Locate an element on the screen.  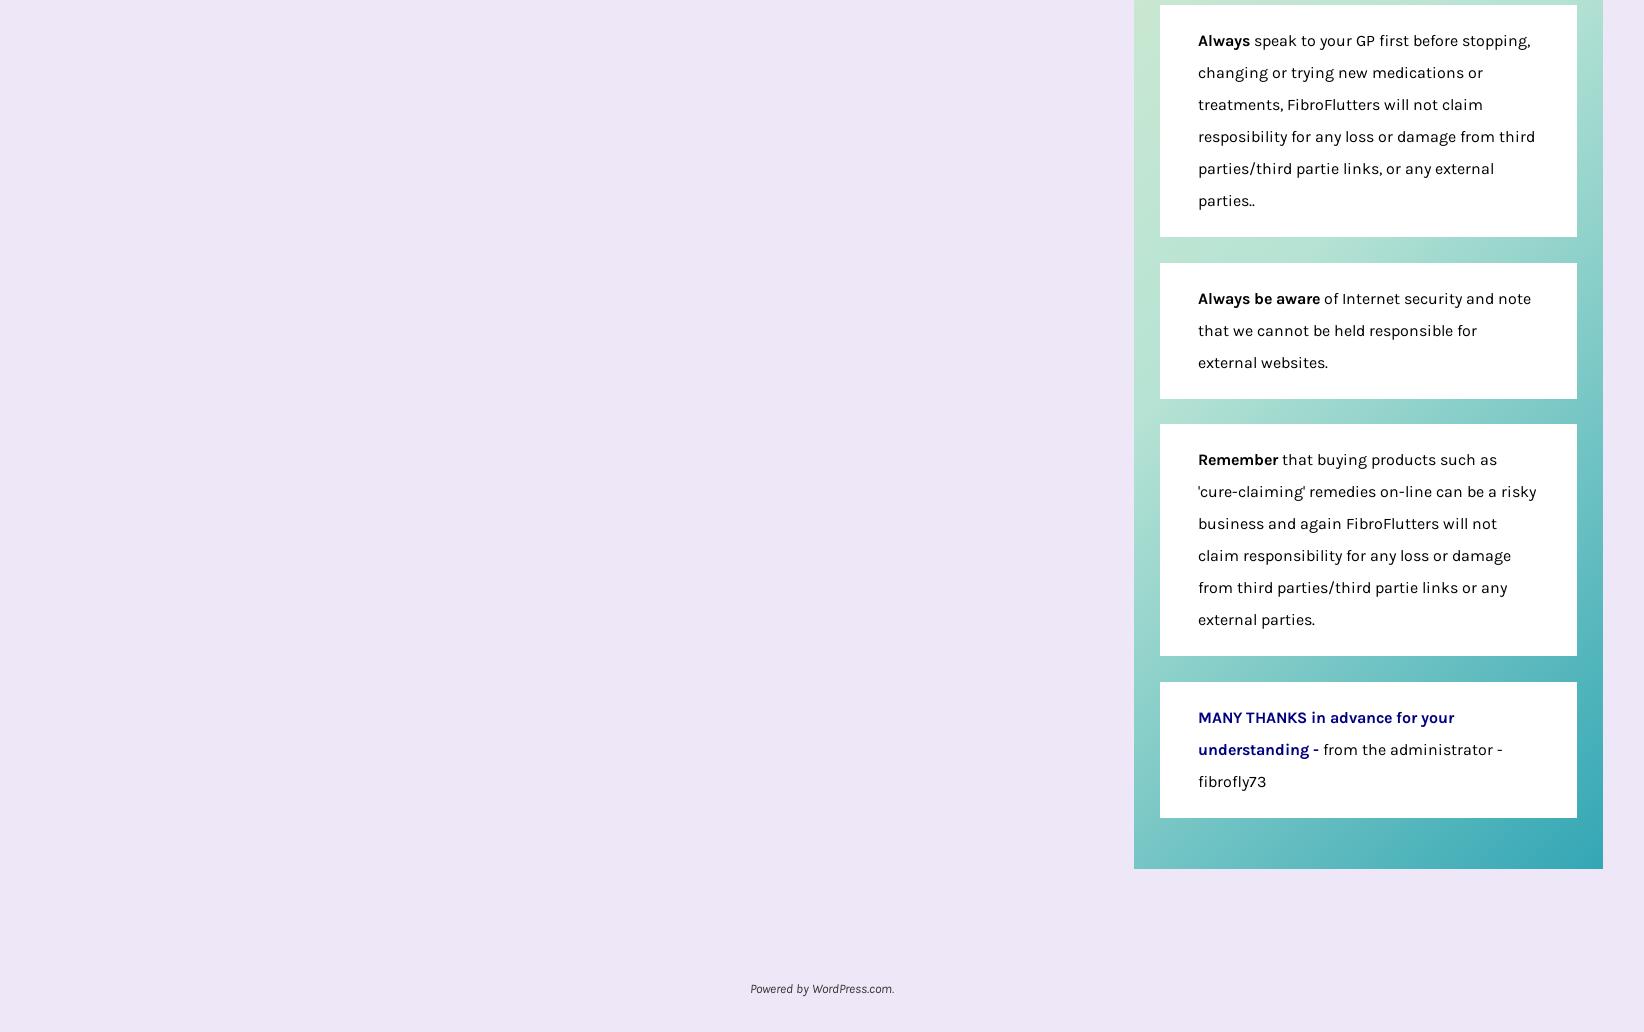
'Always' is located at coordinates (1222, 39).